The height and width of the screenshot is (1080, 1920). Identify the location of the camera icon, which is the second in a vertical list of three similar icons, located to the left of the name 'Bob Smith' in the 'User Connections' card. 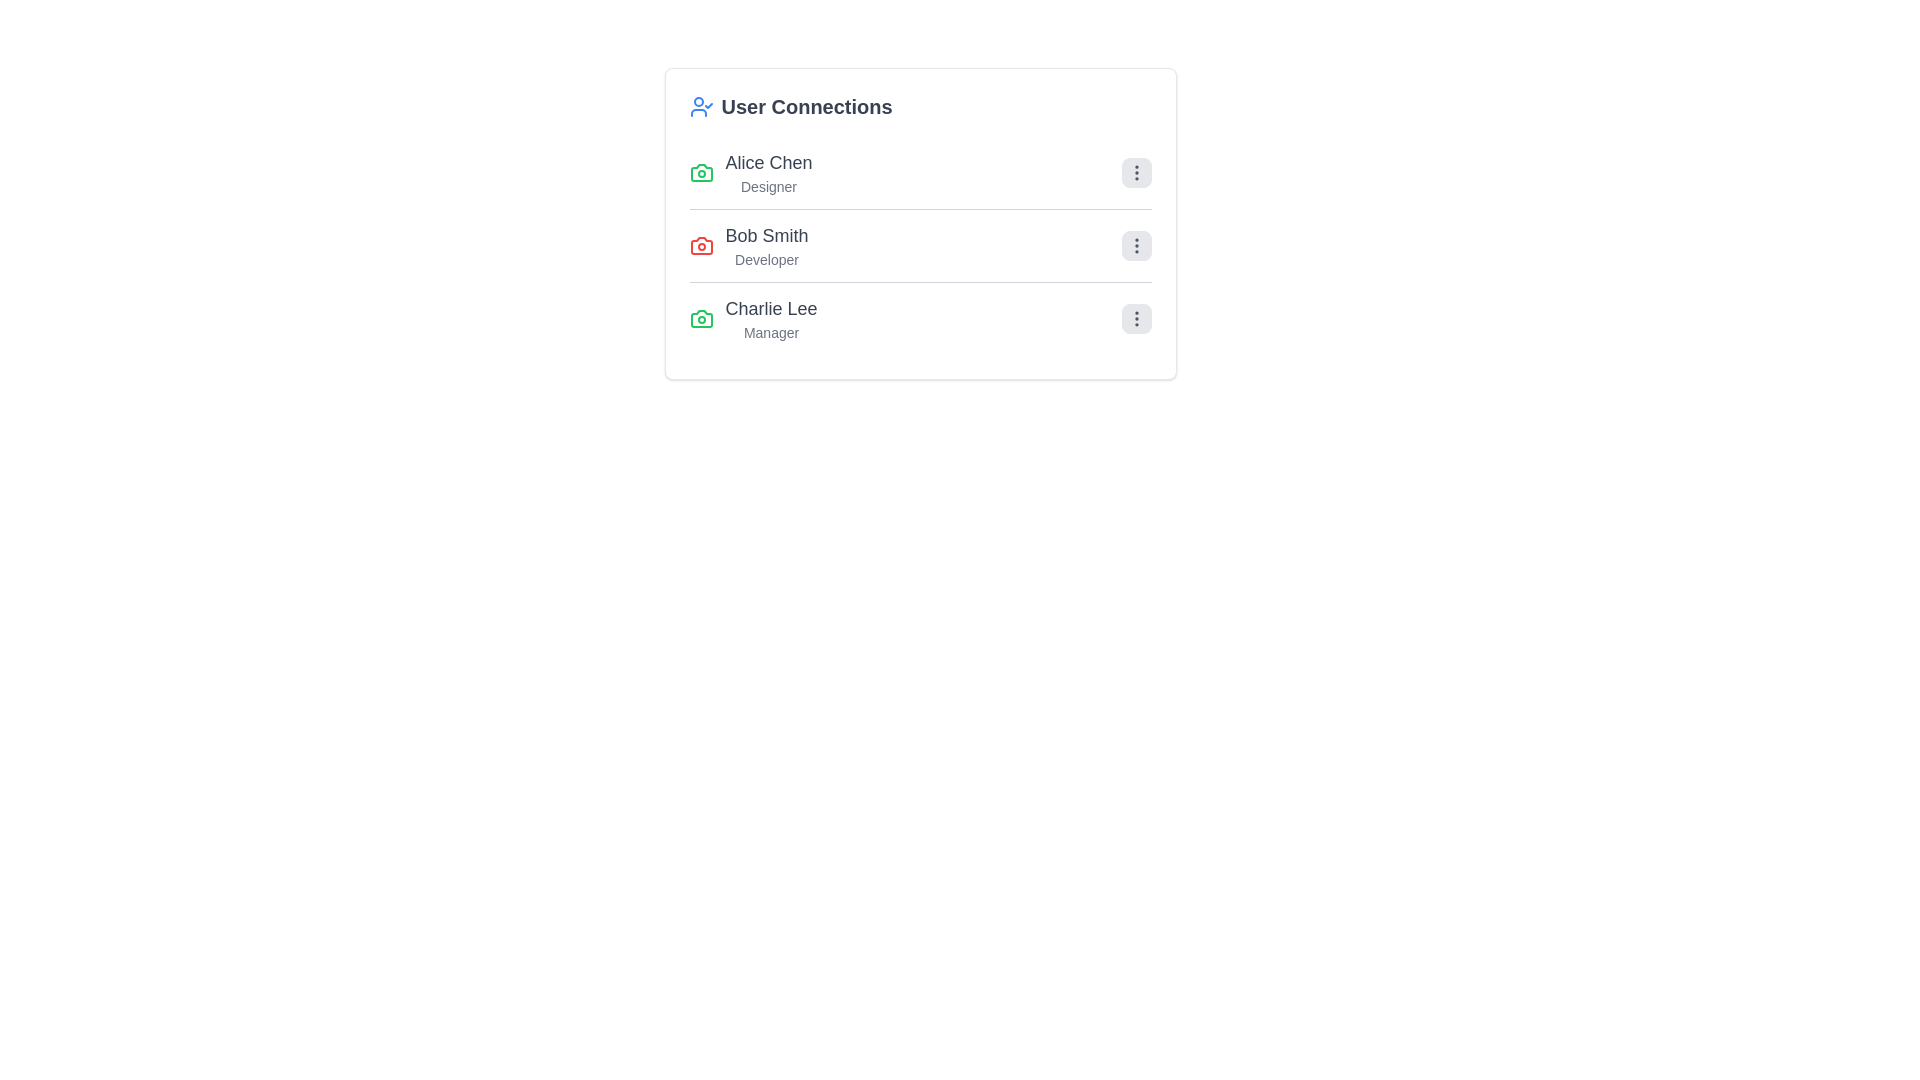
(701, 245).